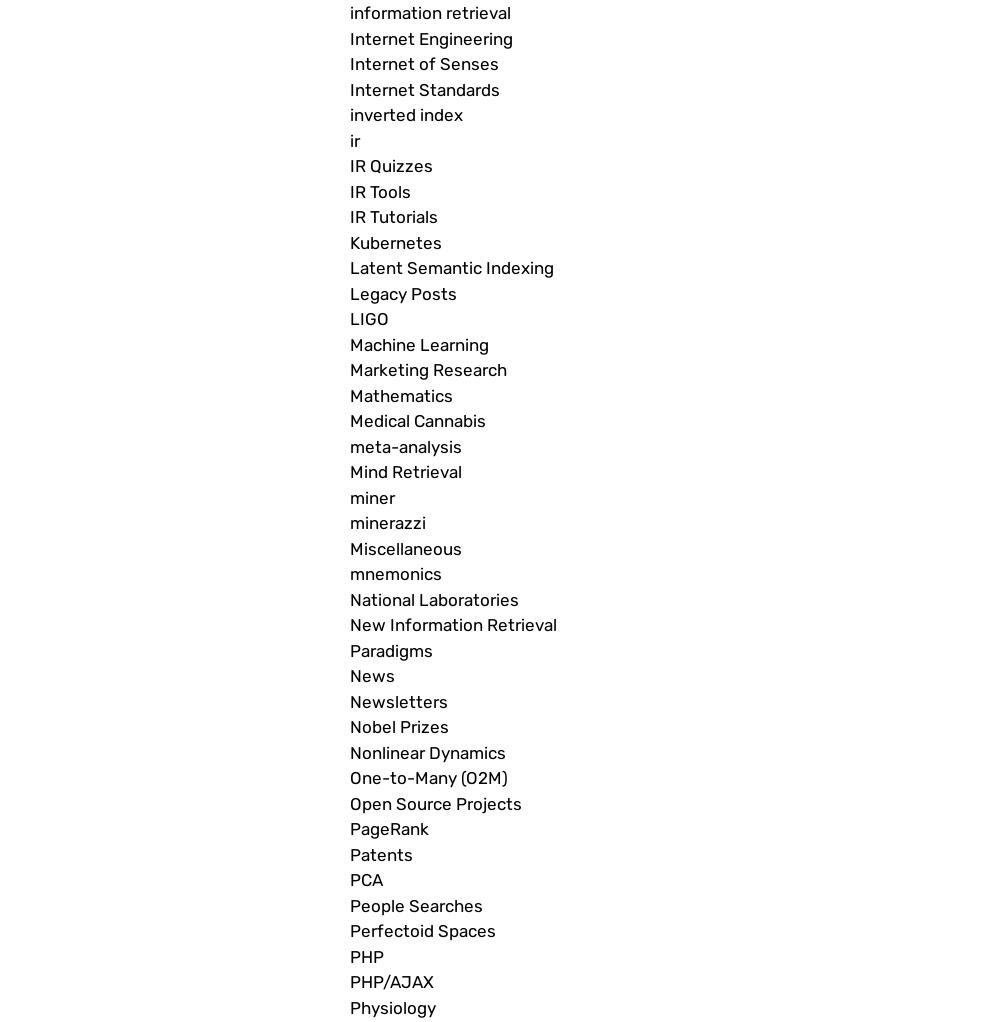 The width and height of the screenshot is (1000, 1022). Describe the element at coordinates (406, 114) in the screenshot. I see `'inverted index'` at that location.